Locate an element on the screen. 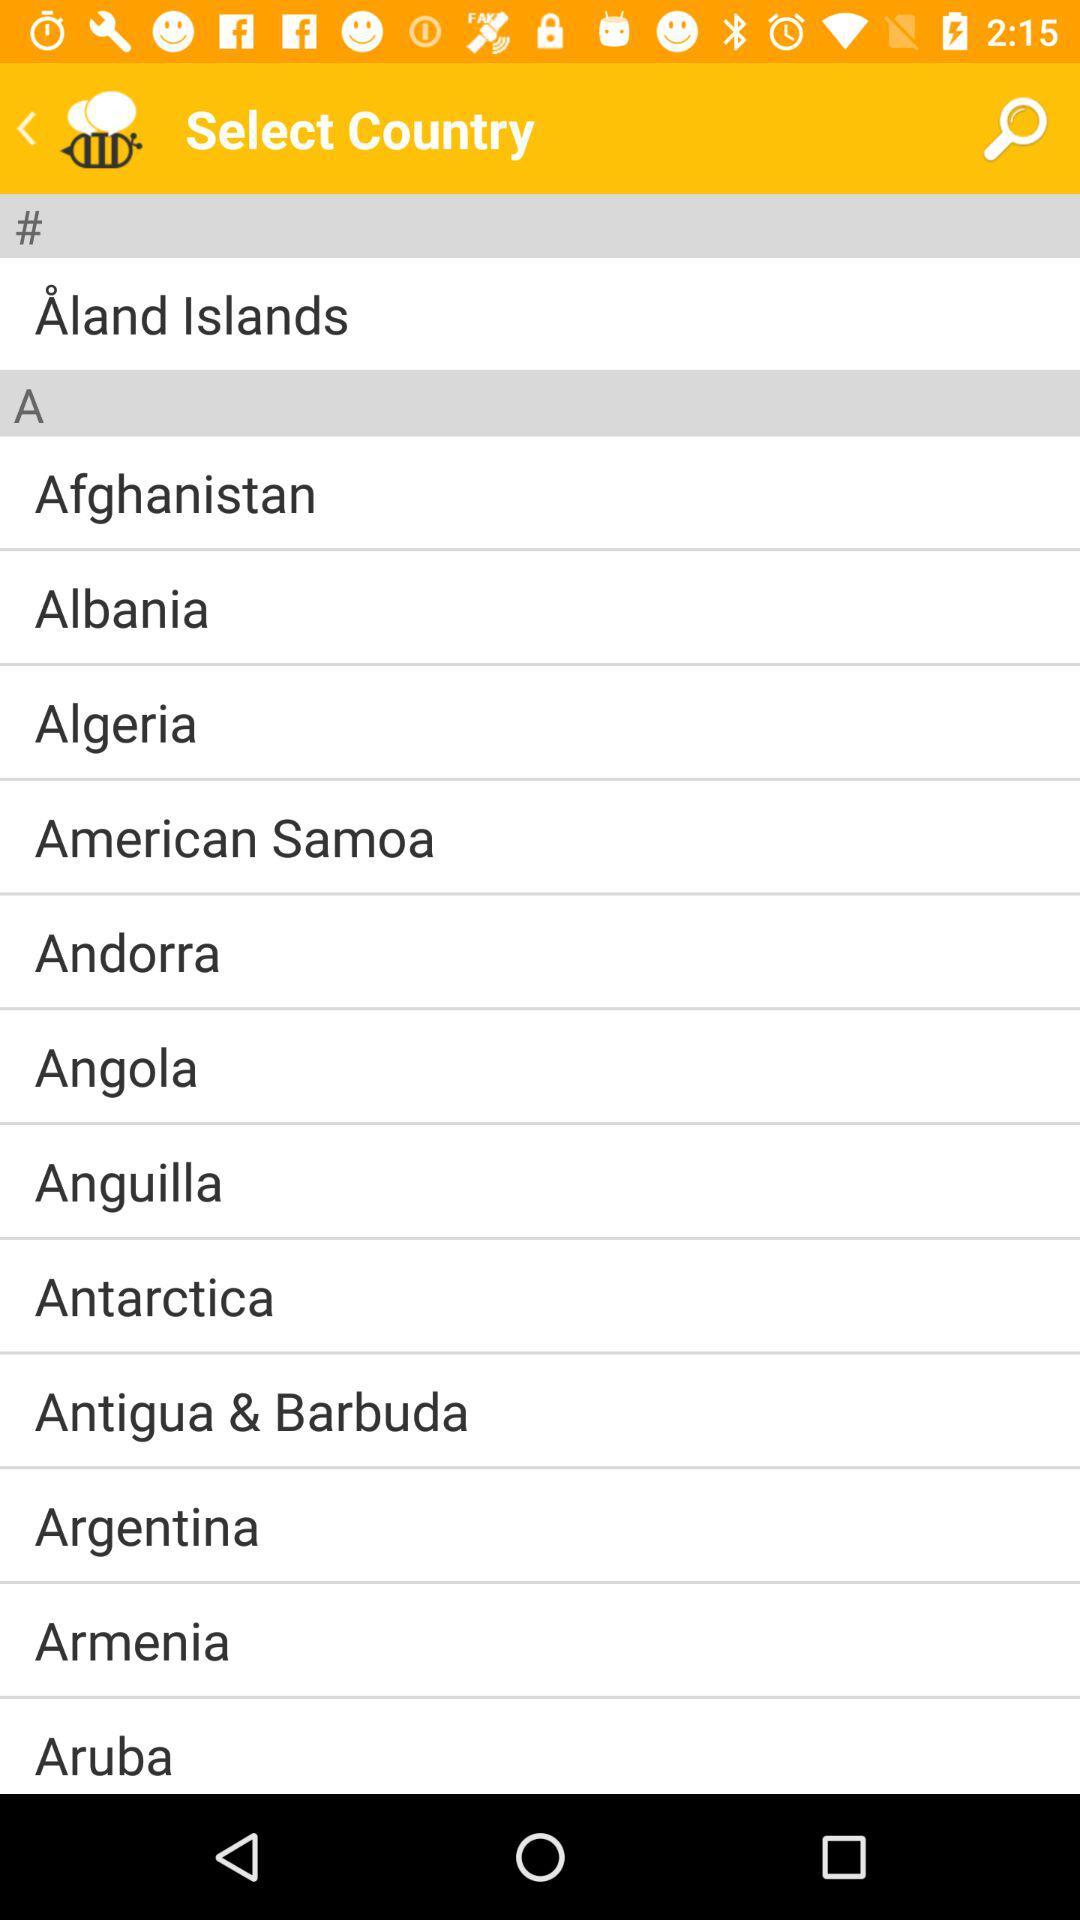  the item above aruba icon is located at coordinates (540, 1696).